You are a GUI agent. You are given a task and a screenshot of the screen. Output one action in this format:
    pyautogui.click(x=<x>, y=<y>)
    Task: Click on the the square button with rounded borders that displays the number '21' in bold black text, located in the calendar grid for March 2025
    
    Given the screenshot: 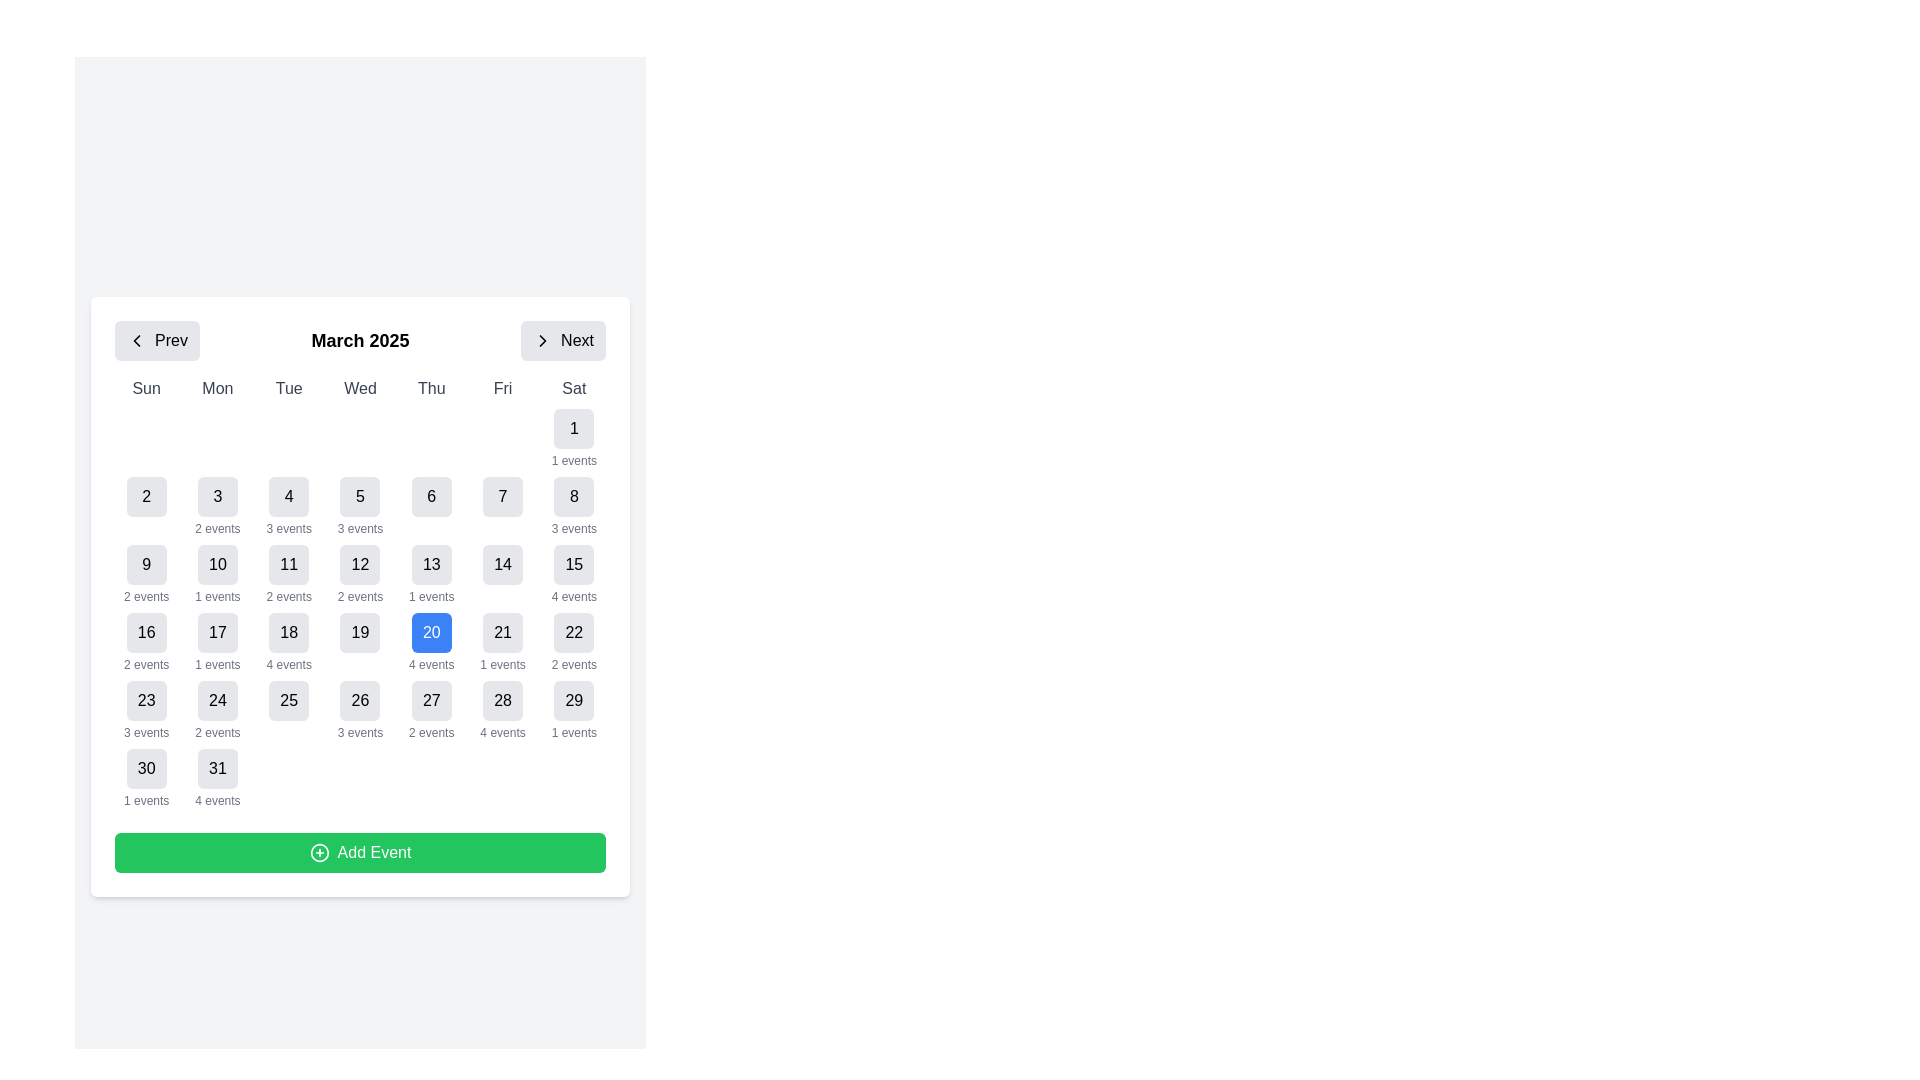 What is the action you would take?
    pyautogui.click(x=503, y=632)
    